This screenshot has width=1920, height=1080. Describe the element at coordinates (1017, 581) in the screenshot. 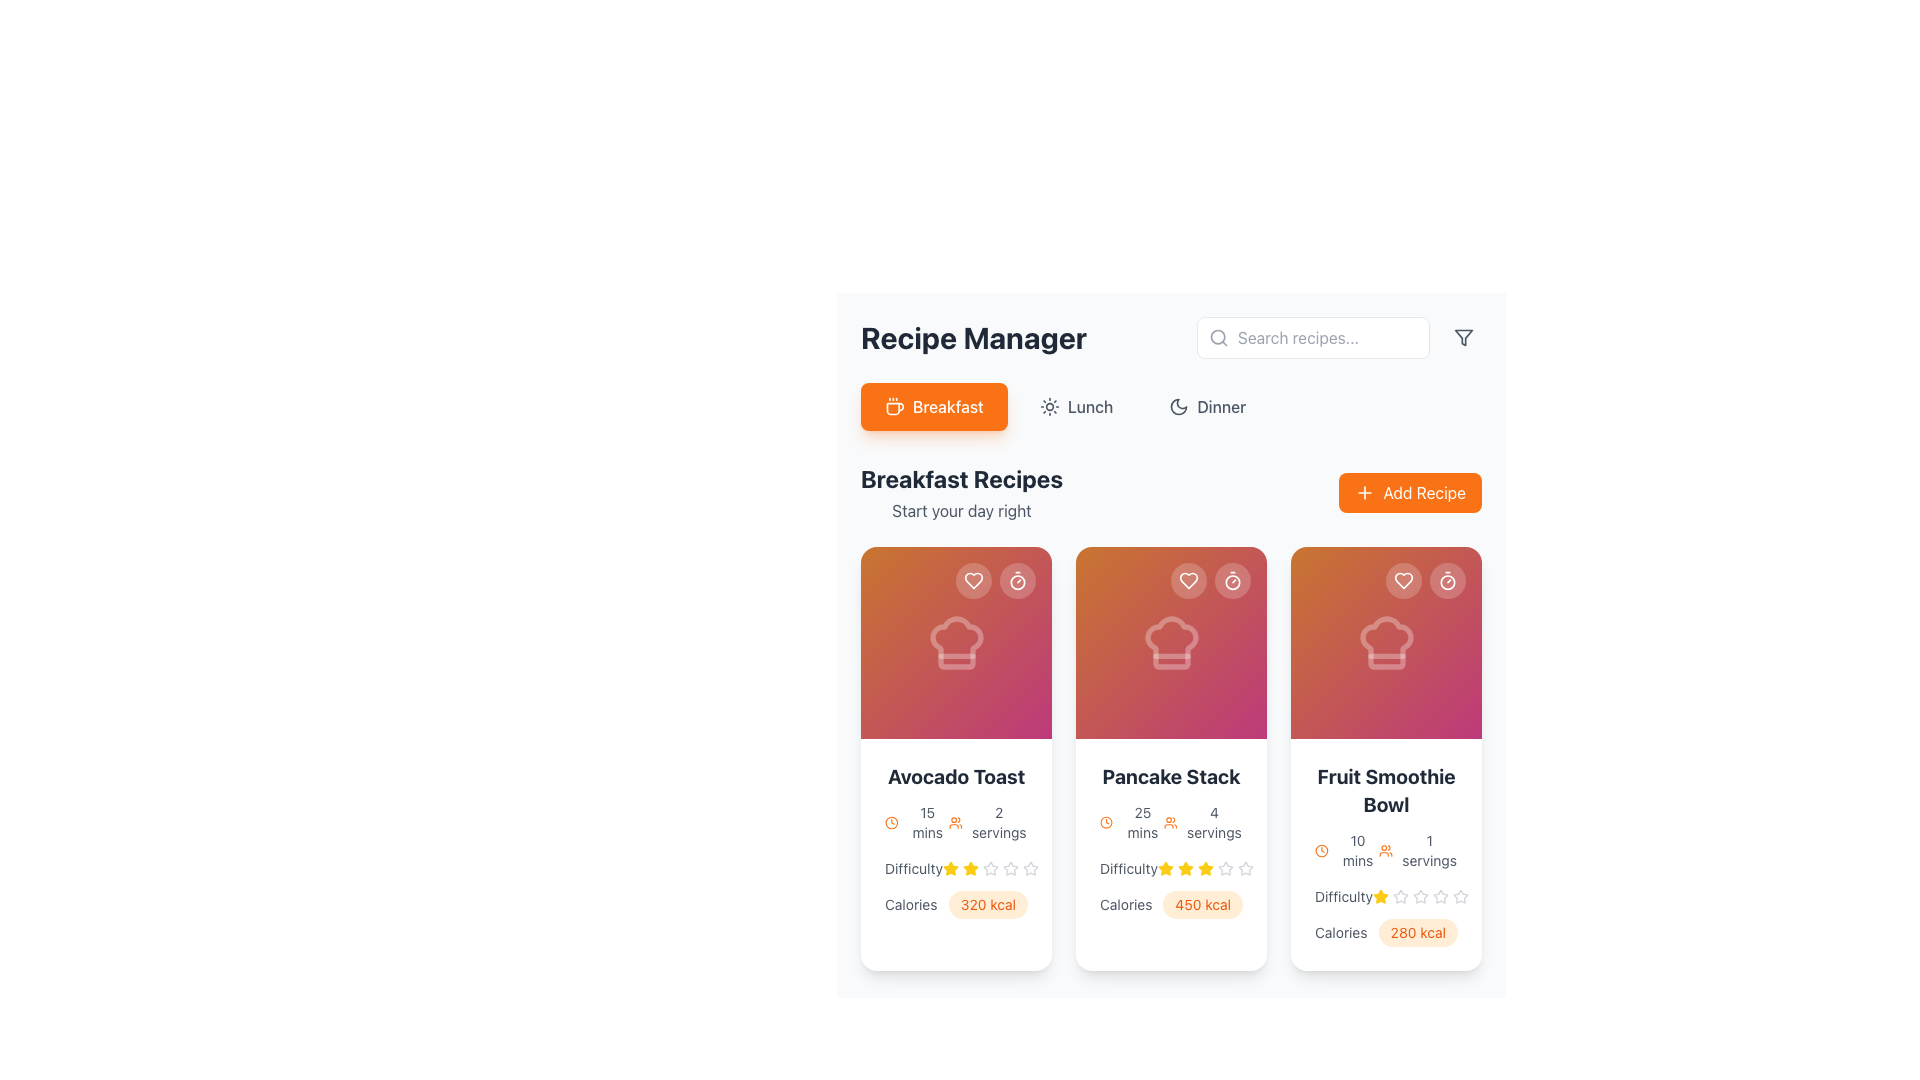

I see `the circular timer button with a semi-transparent white background located in the top-right corner of the 'Avocado Toast' recipe card` at that location.